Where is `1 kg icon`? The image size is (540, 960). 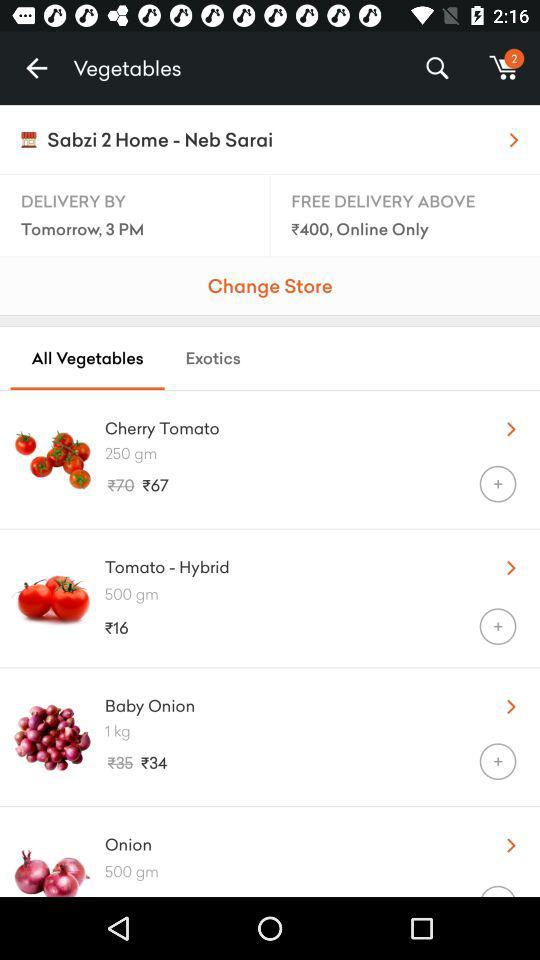 1 kg icon is located at coordinates (322, 729).